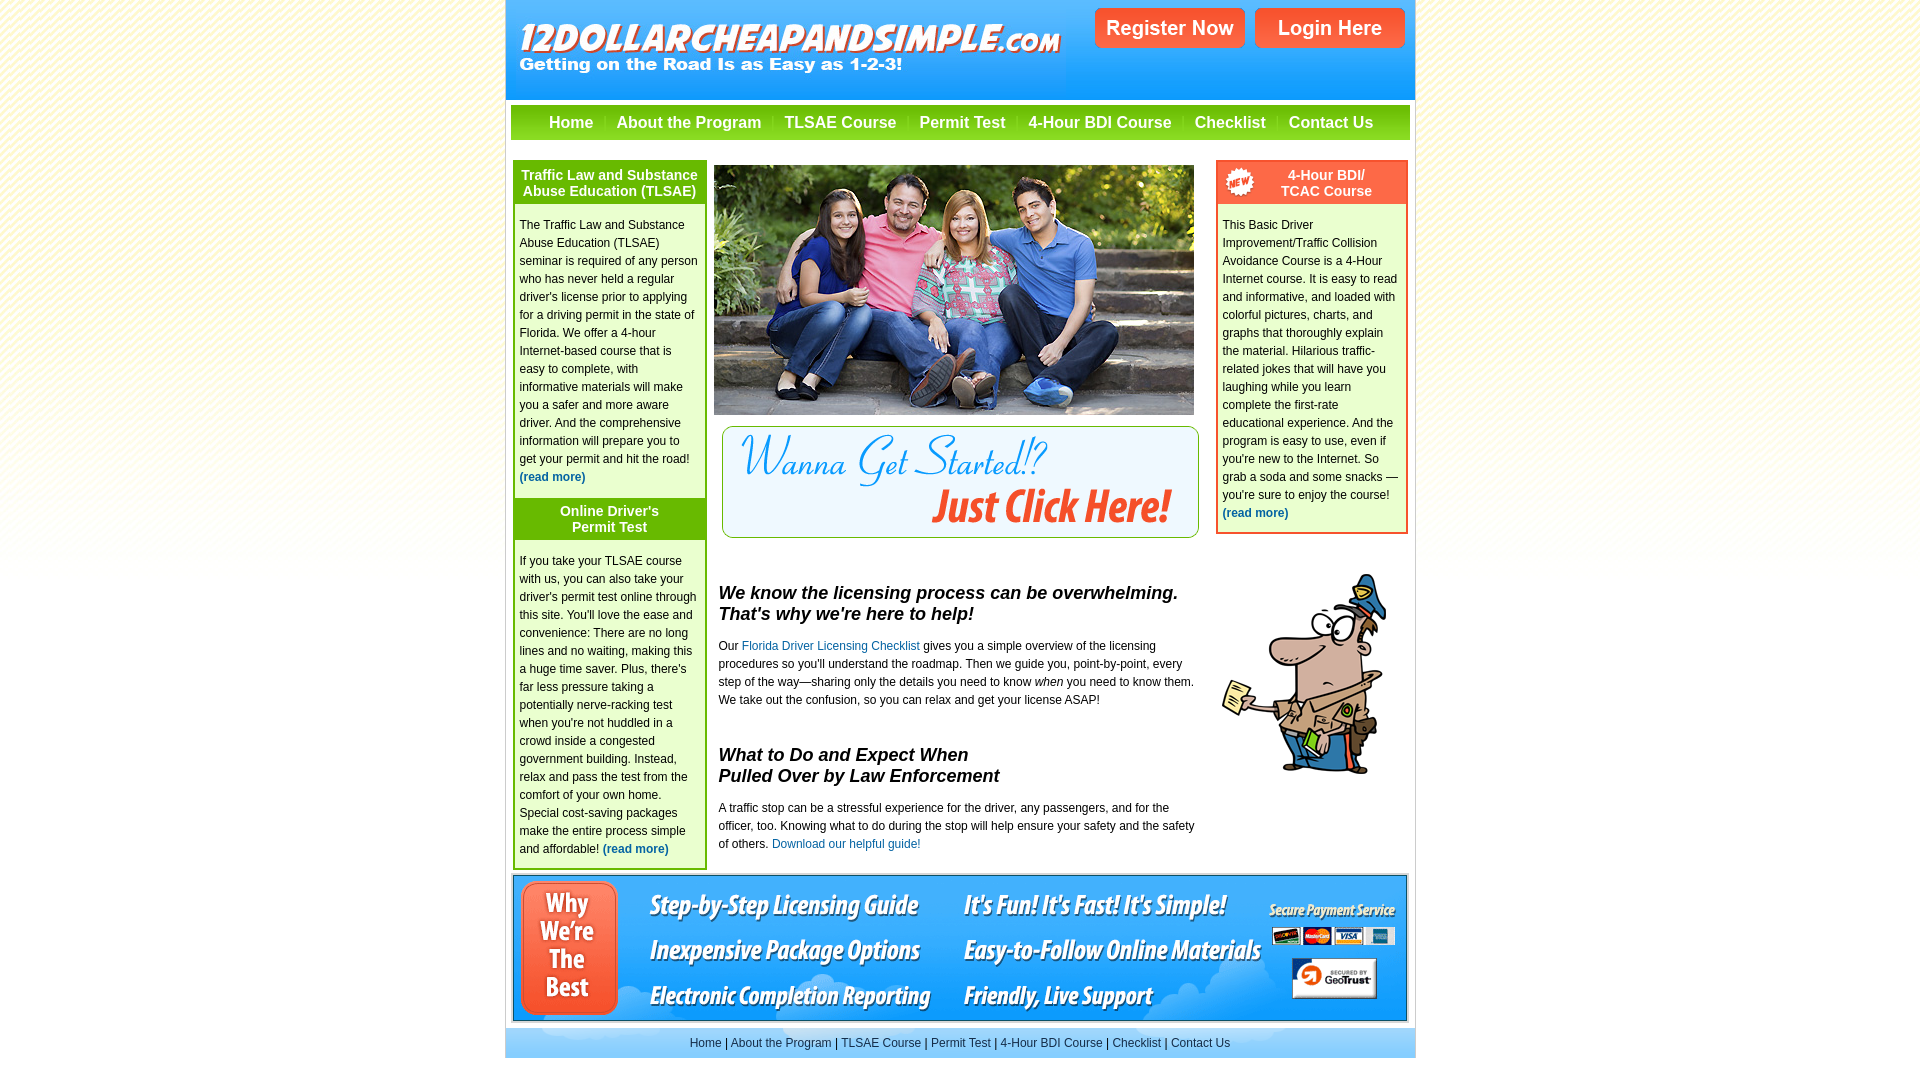  What do you see at coordinates (960, 1041) in the screenshot?
I see `'Permit Test'` at bounding box center [960, 1041].